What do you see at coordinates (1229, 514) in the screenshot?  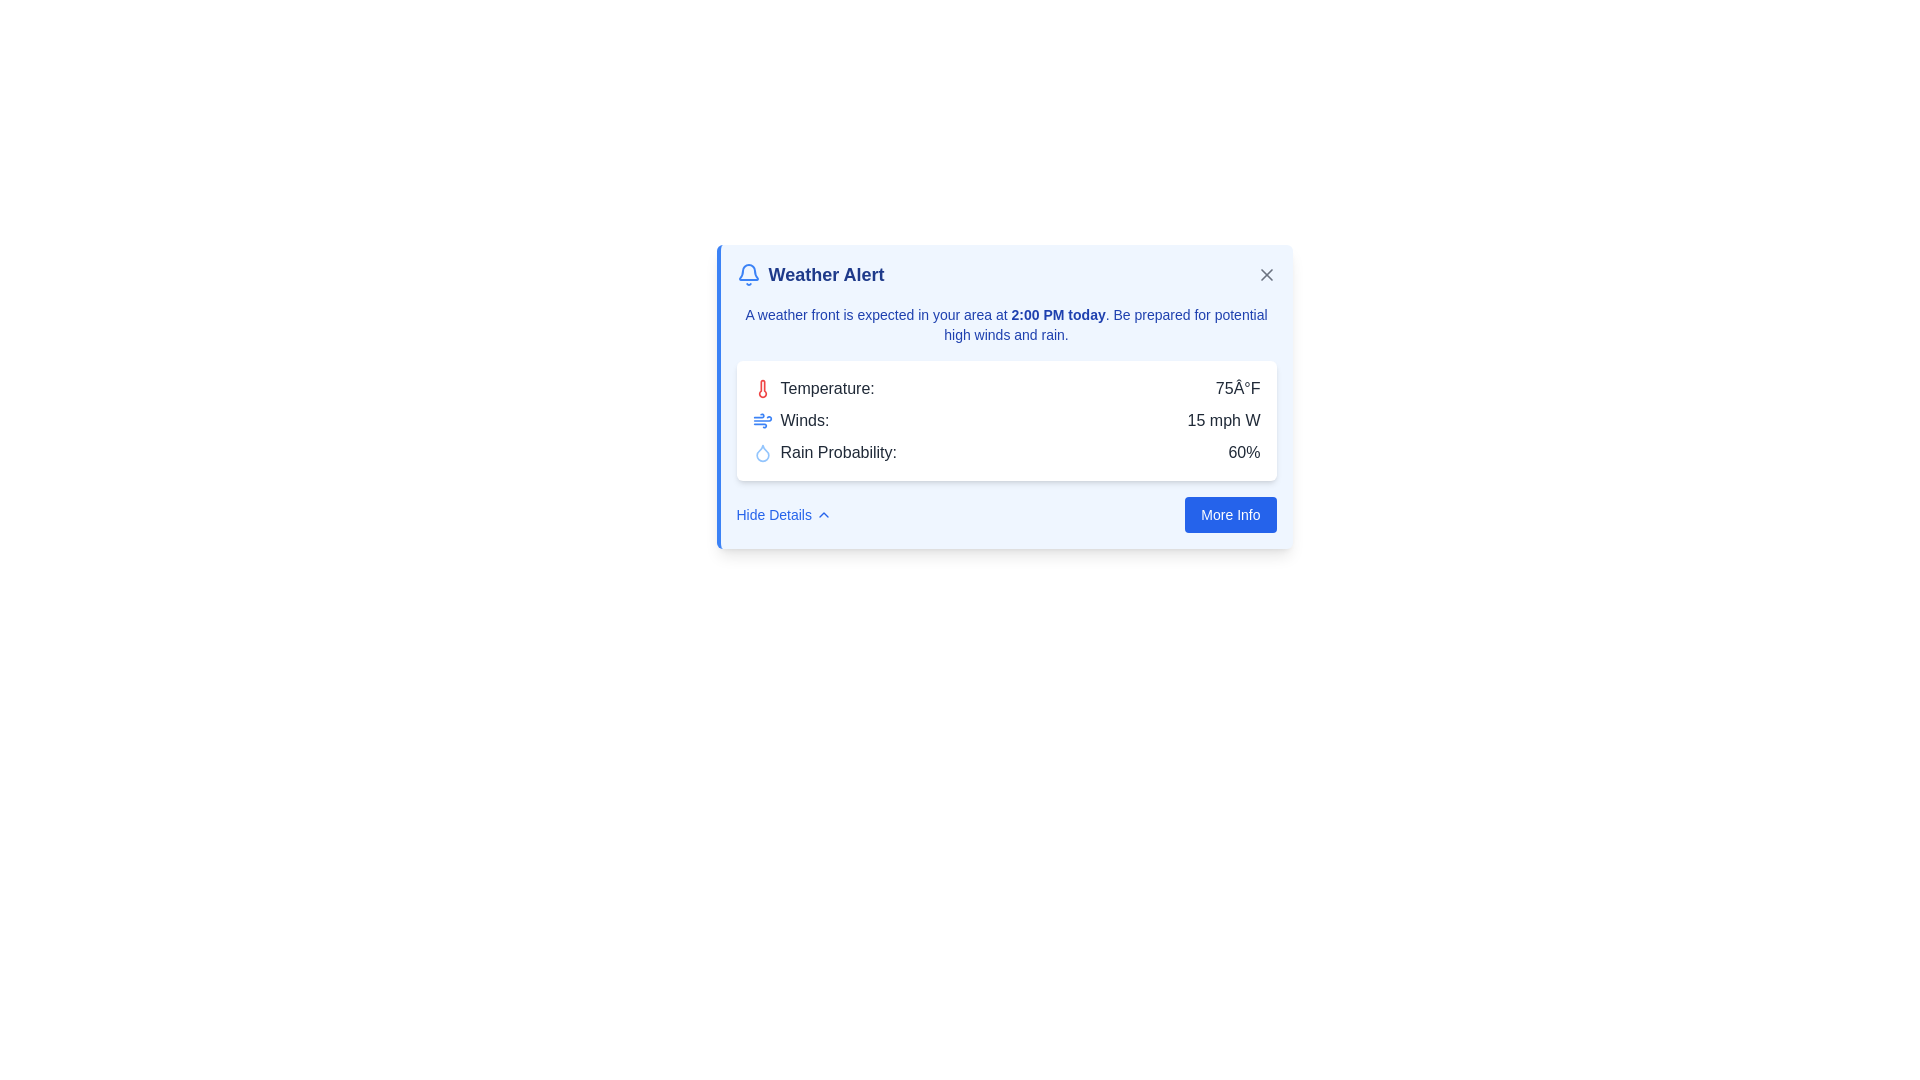 I see `the blue rectangular button labeled 'More Info'` at bounding box center [1229, 514].